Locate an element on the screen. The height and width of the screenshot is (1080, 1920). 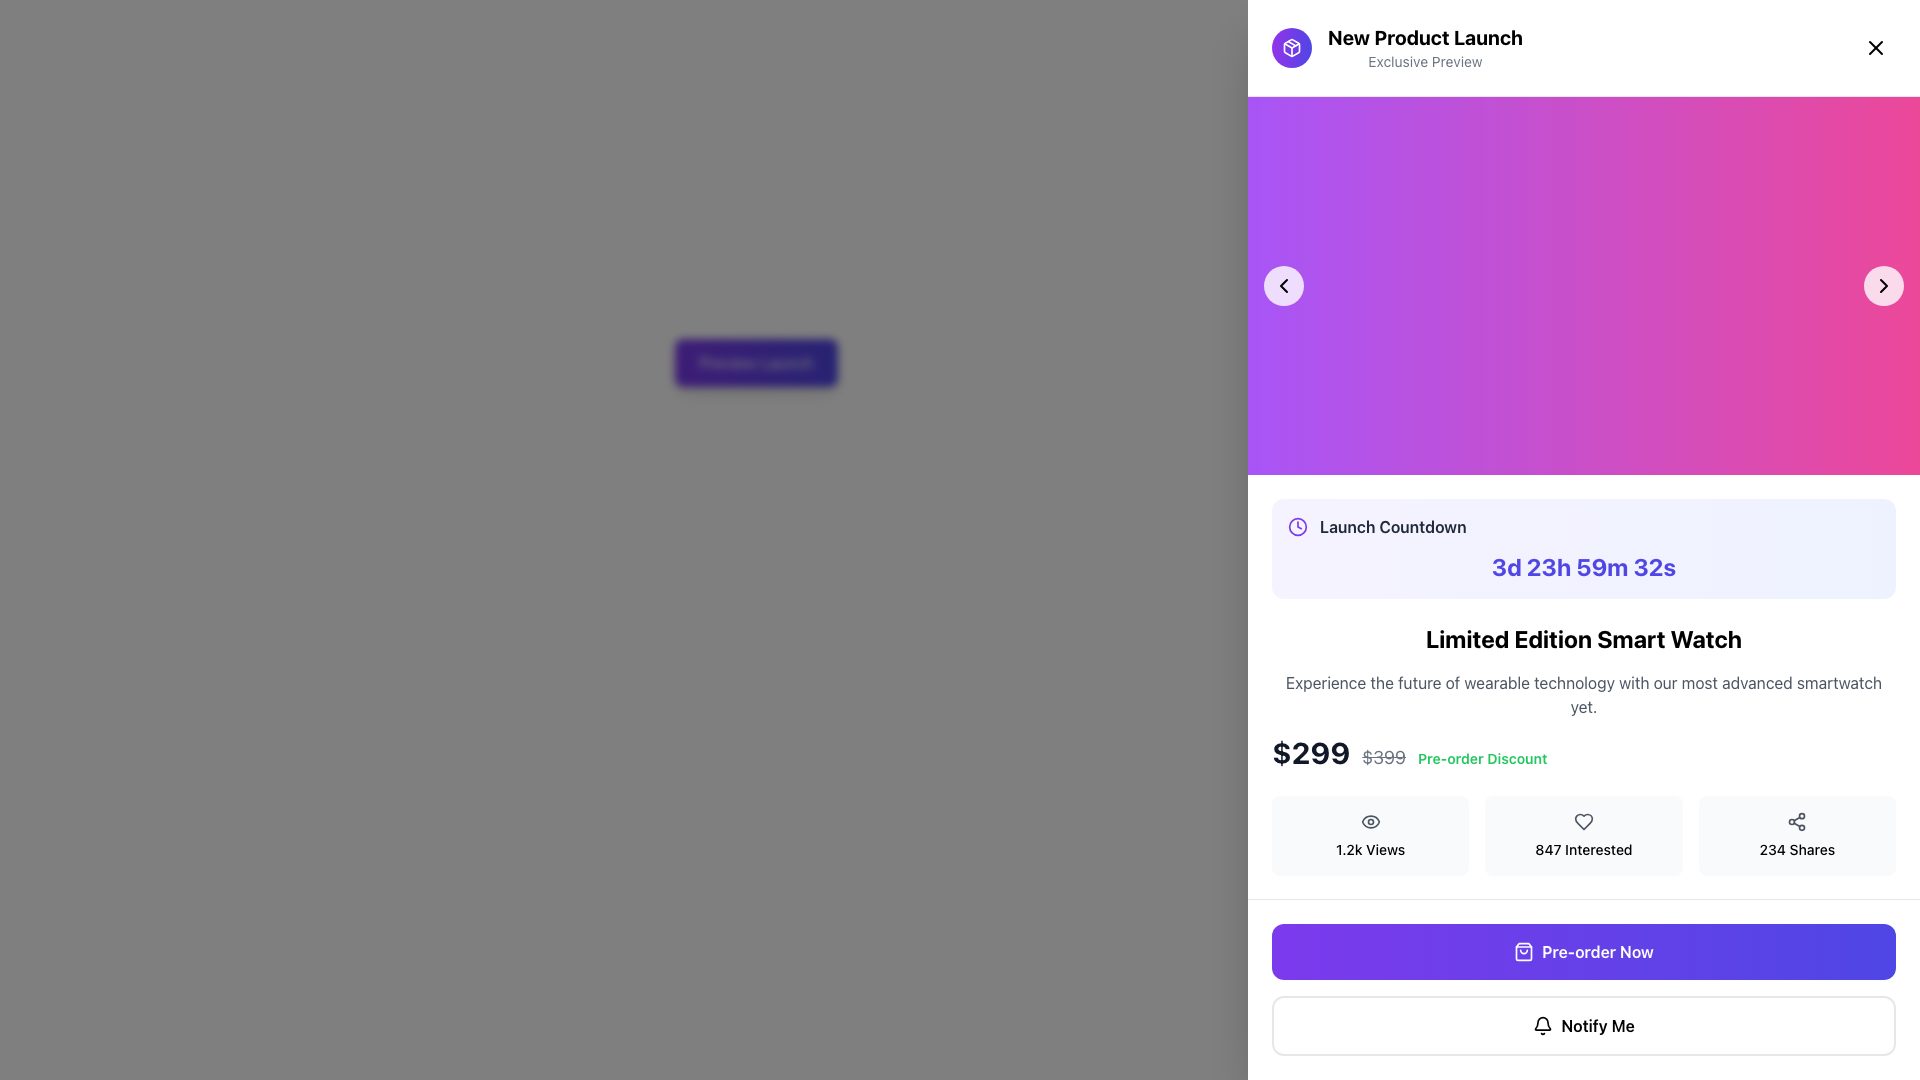
the informational section related to the smartwatch product, which is prominently styled with bold text and colored pricing details, to interact with any surrounding promotional elements is located at coordinates (1583, 696).